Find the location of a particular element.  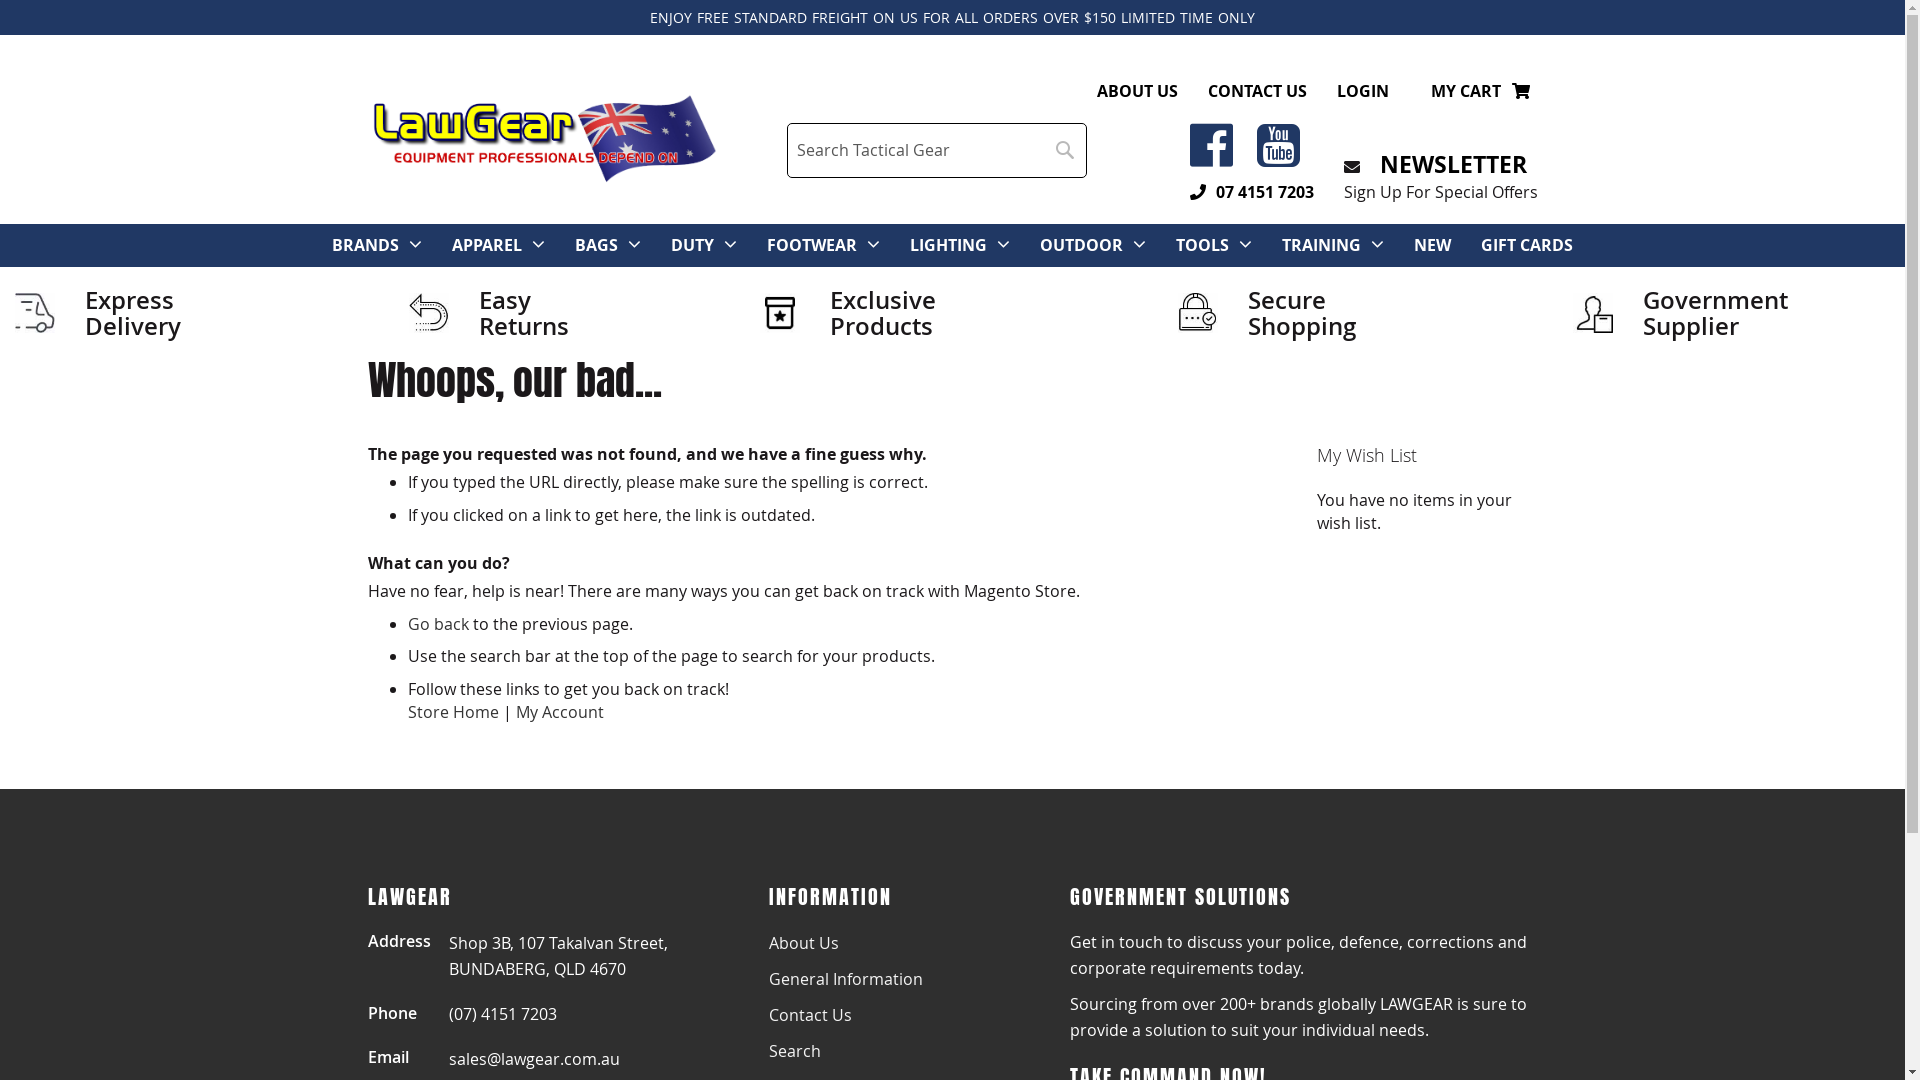

'SEARCH' is located at coordinates (1064, 149).